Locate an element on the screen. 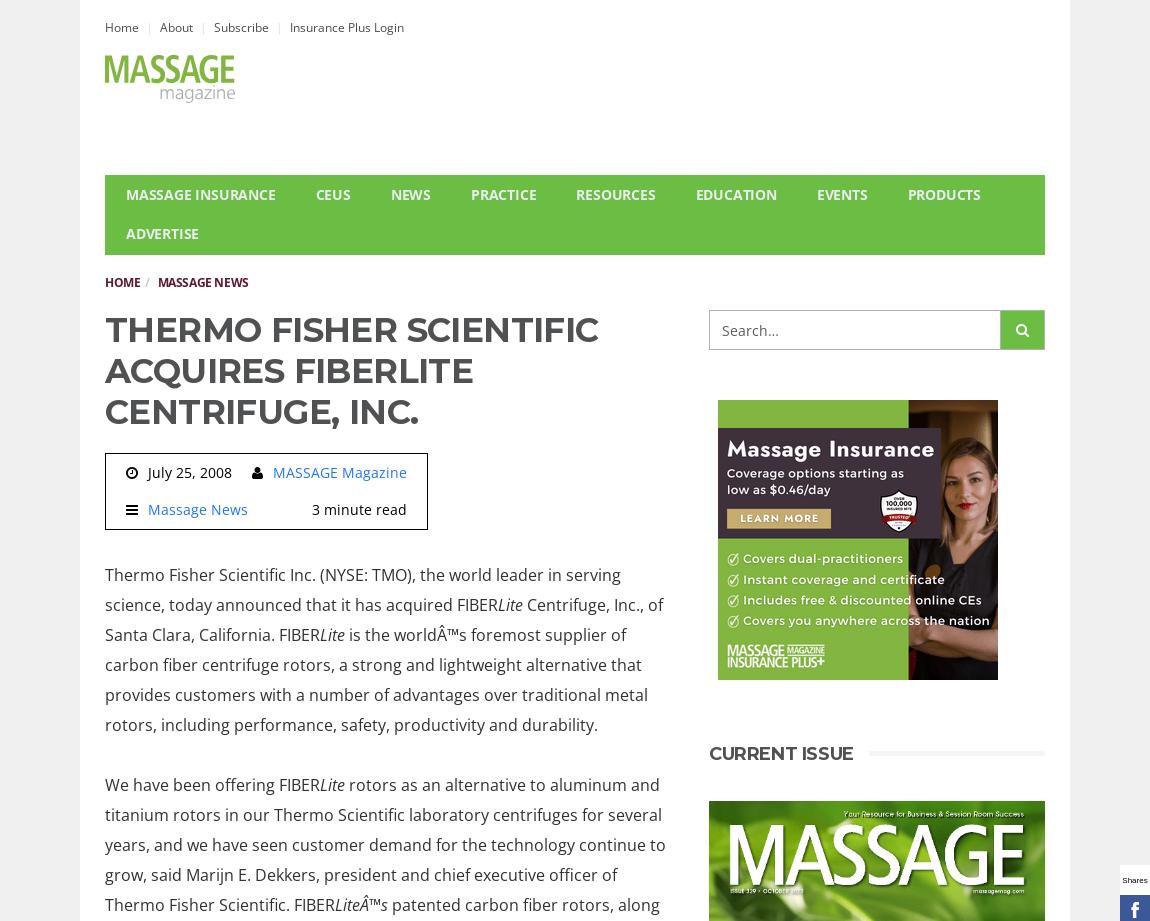  'Upload Advertising' is located at coordinates (213, 315).